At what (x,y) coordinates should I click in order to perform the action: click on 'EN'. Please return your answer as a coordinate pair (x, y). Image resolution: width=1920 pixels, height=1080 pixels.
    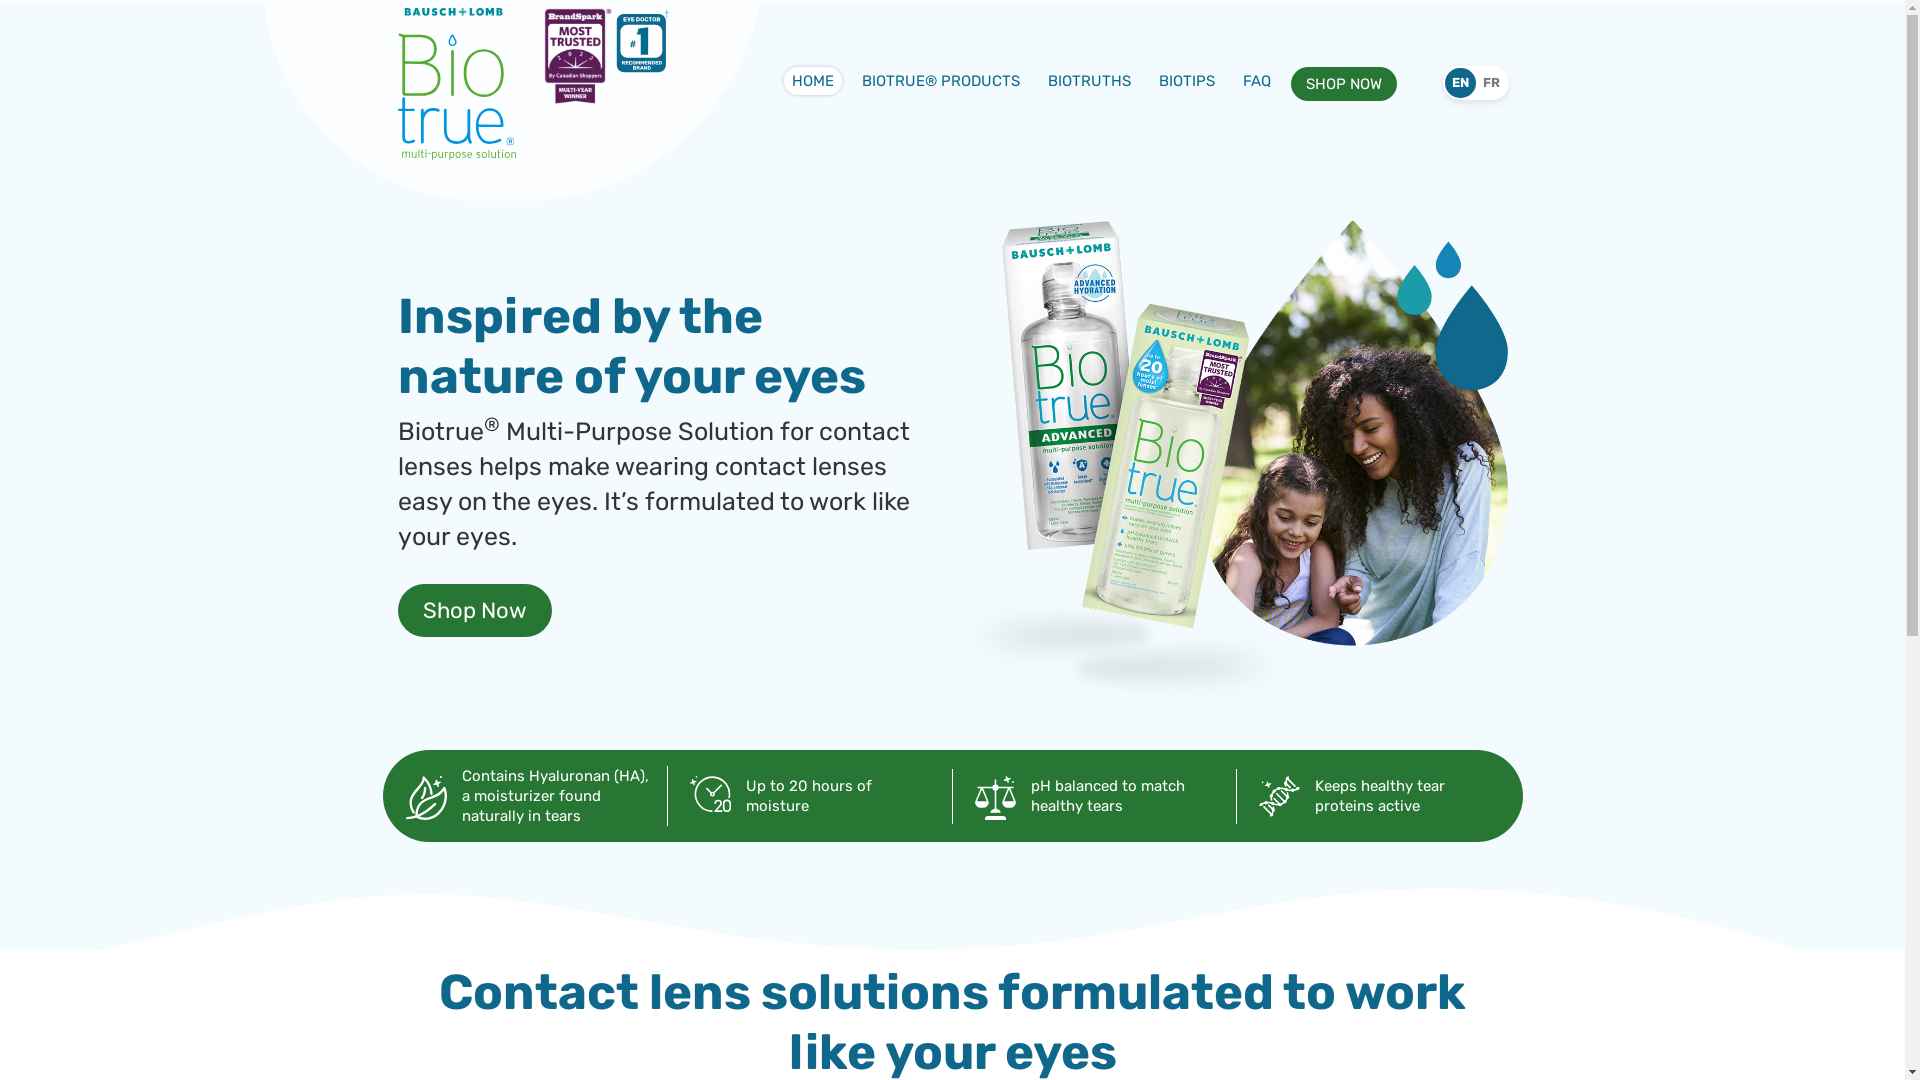
    Looking at the image, I should click on (1444, 82).